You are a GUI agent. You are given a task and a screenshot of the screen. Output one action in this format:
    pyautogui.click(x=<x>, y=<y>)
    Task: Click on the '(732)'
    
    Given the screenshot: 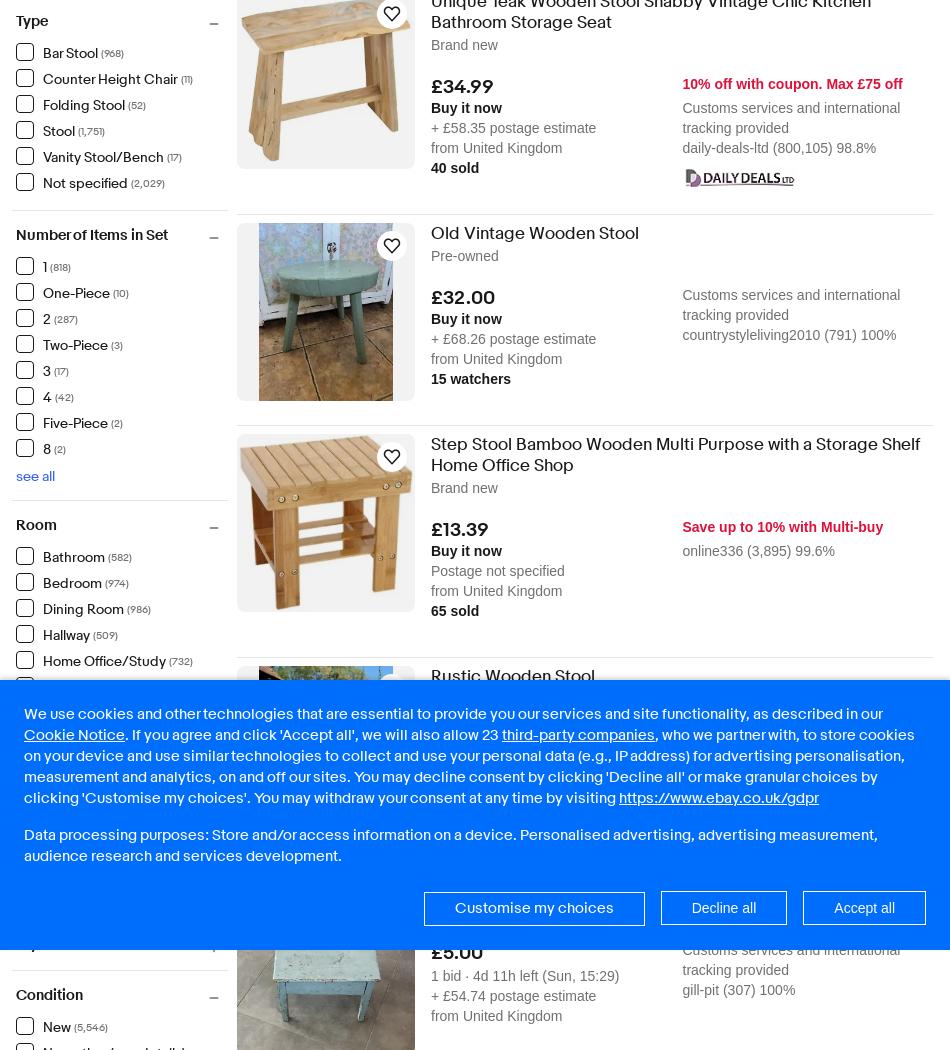 What is the action you would take?
    pyautogui.click(x=180, y=660)
    